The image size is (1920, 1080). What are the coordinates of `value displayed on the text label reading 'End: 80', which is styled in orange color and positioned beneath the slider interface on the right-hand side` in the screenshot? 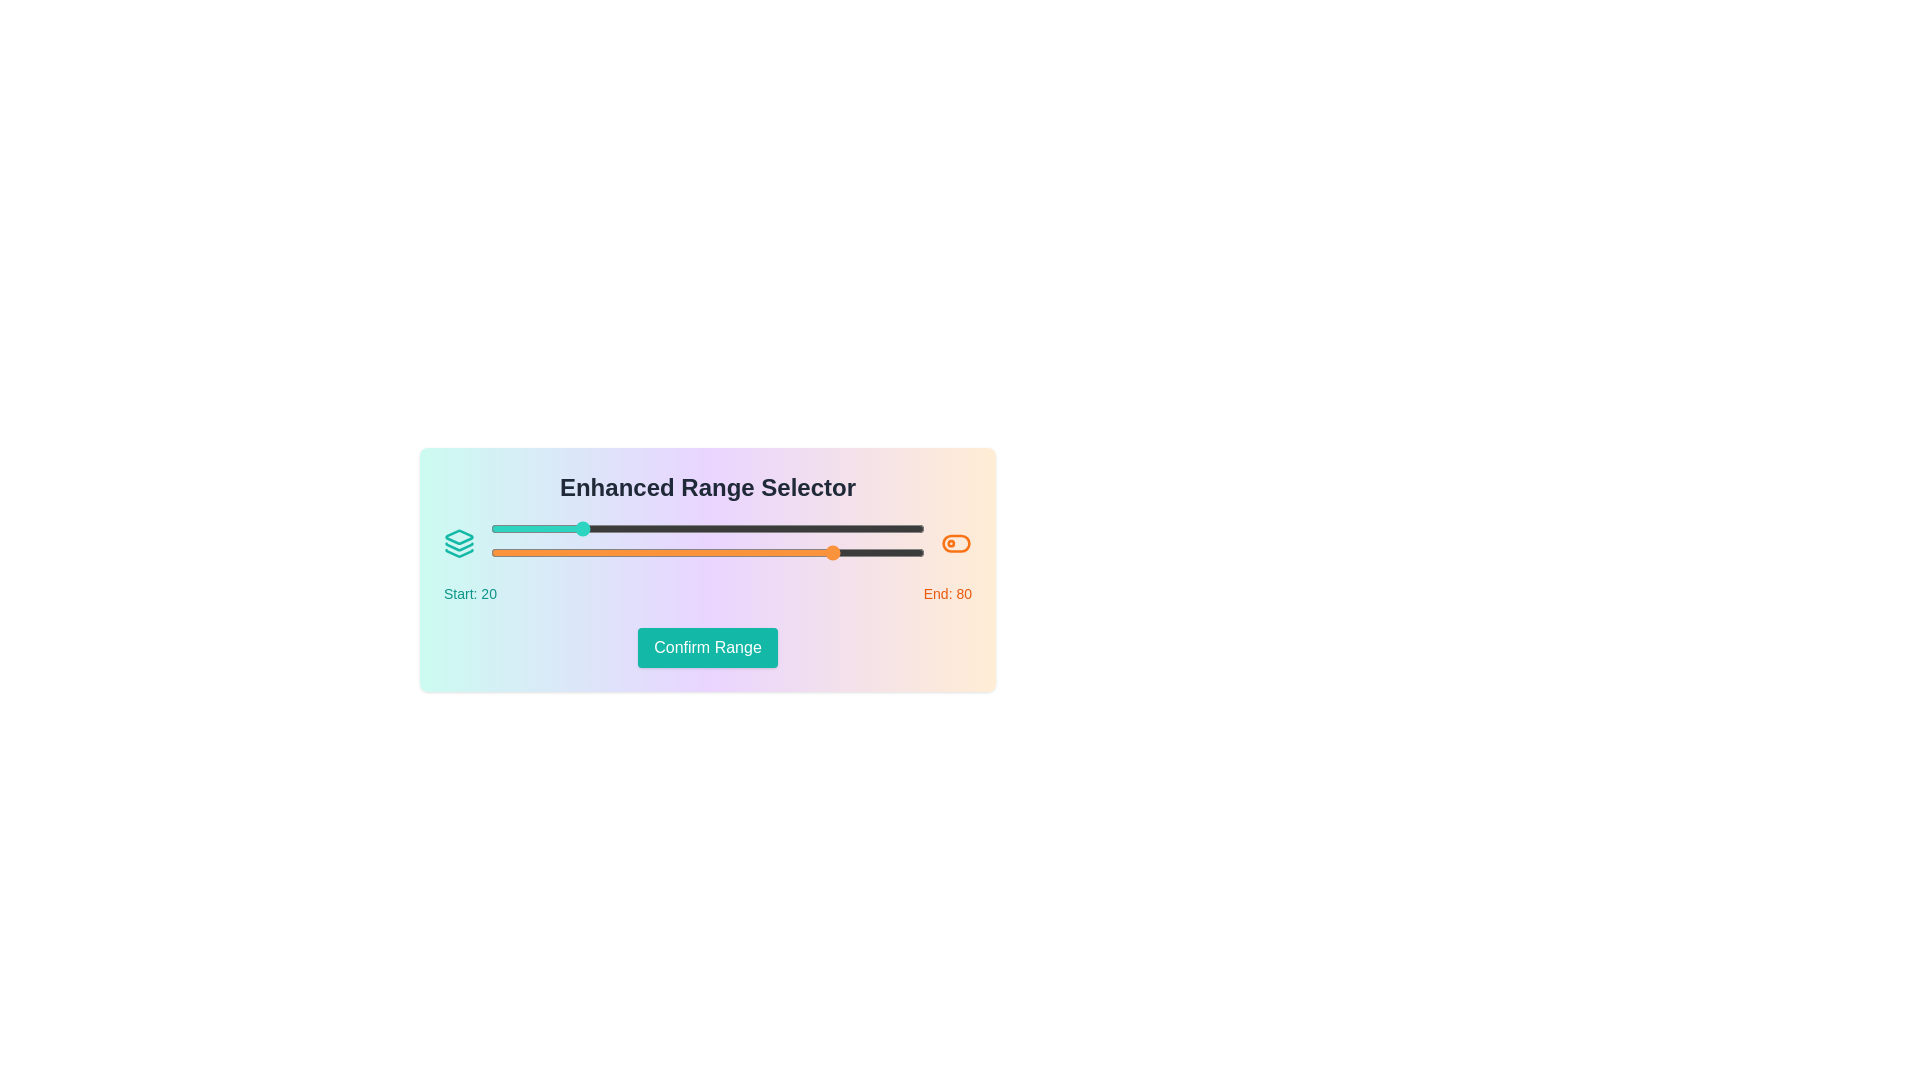 It's located at (946, 593).